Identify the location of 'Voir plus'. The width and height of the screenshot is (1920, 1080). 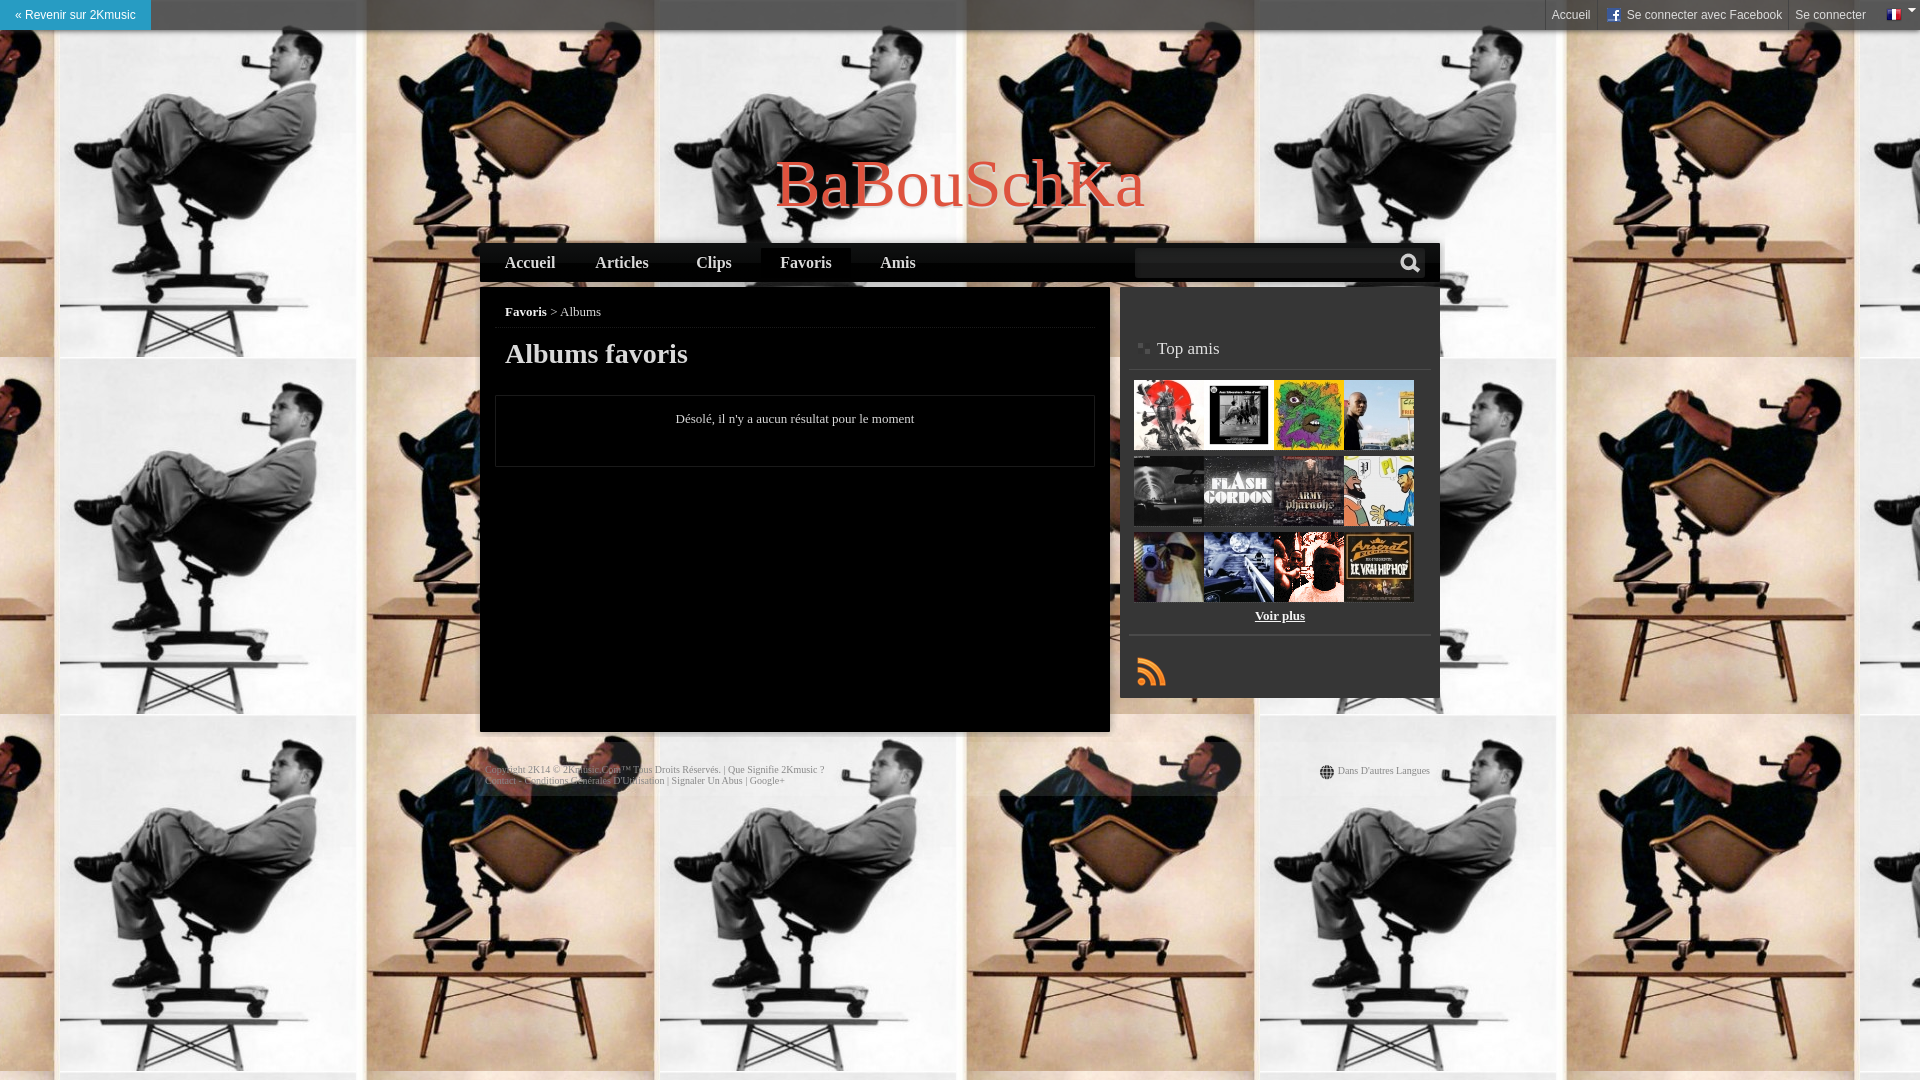
(1253, 614).